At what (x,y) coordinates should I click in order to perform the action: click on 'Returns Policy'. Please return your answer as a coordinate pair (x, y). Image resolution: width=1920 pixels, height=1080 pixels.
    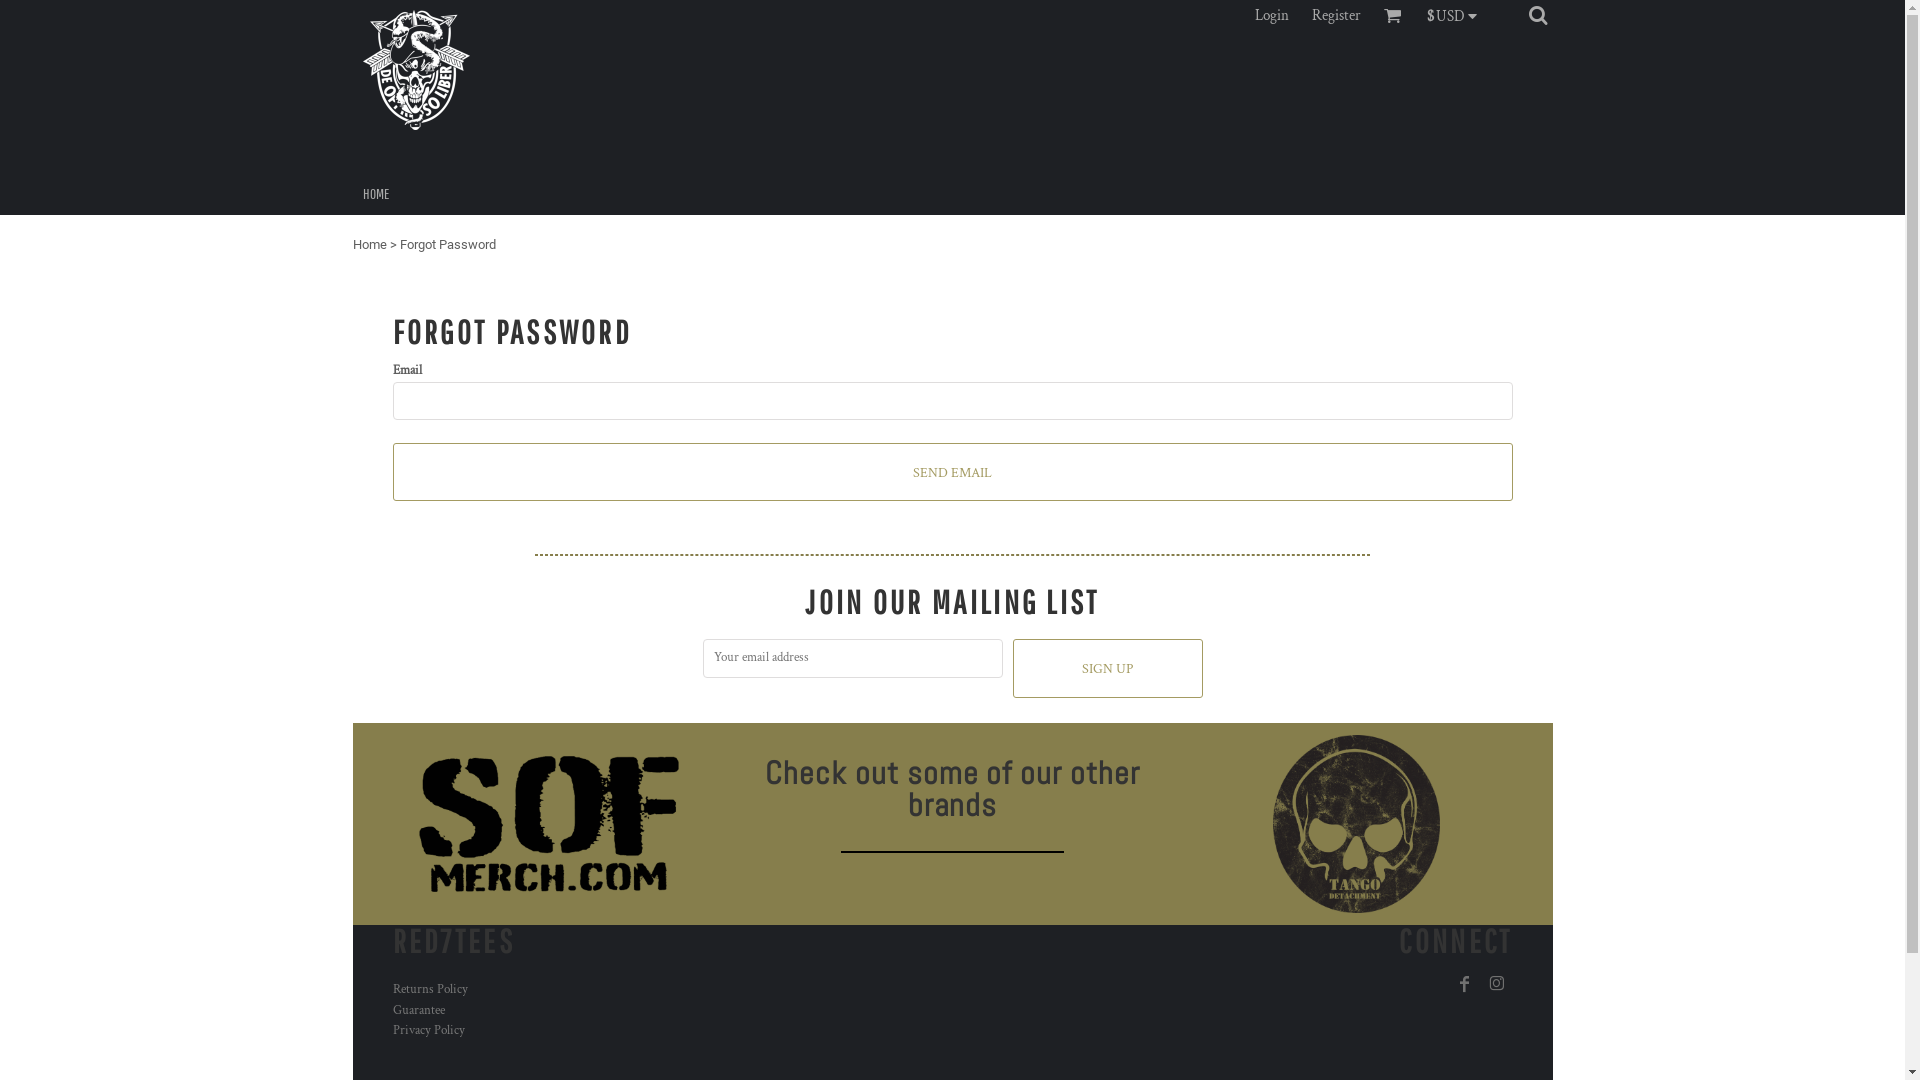
    Looking at the image, I should click on (428, 988).